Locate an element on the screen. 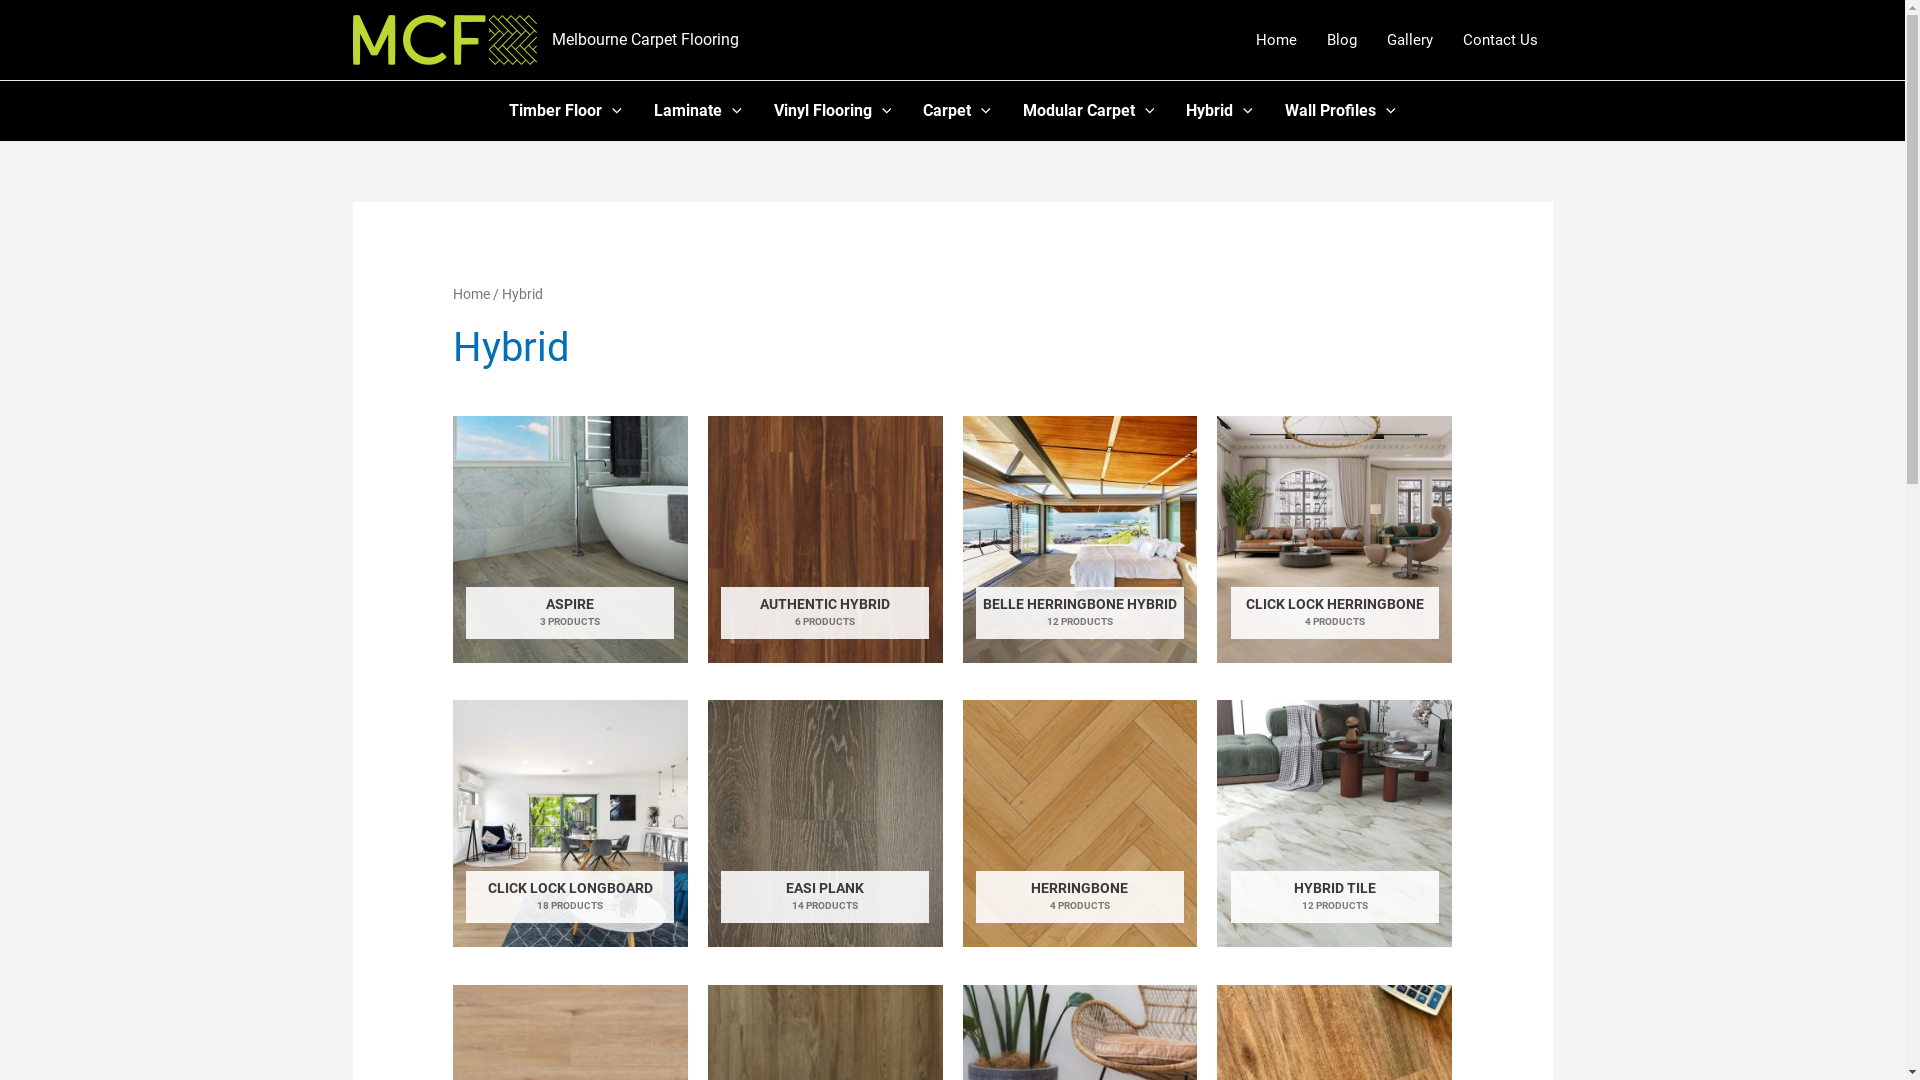 This screenshot has width=1920, height=1080. 'EASI PLANK is located at coordinates (825, 823).